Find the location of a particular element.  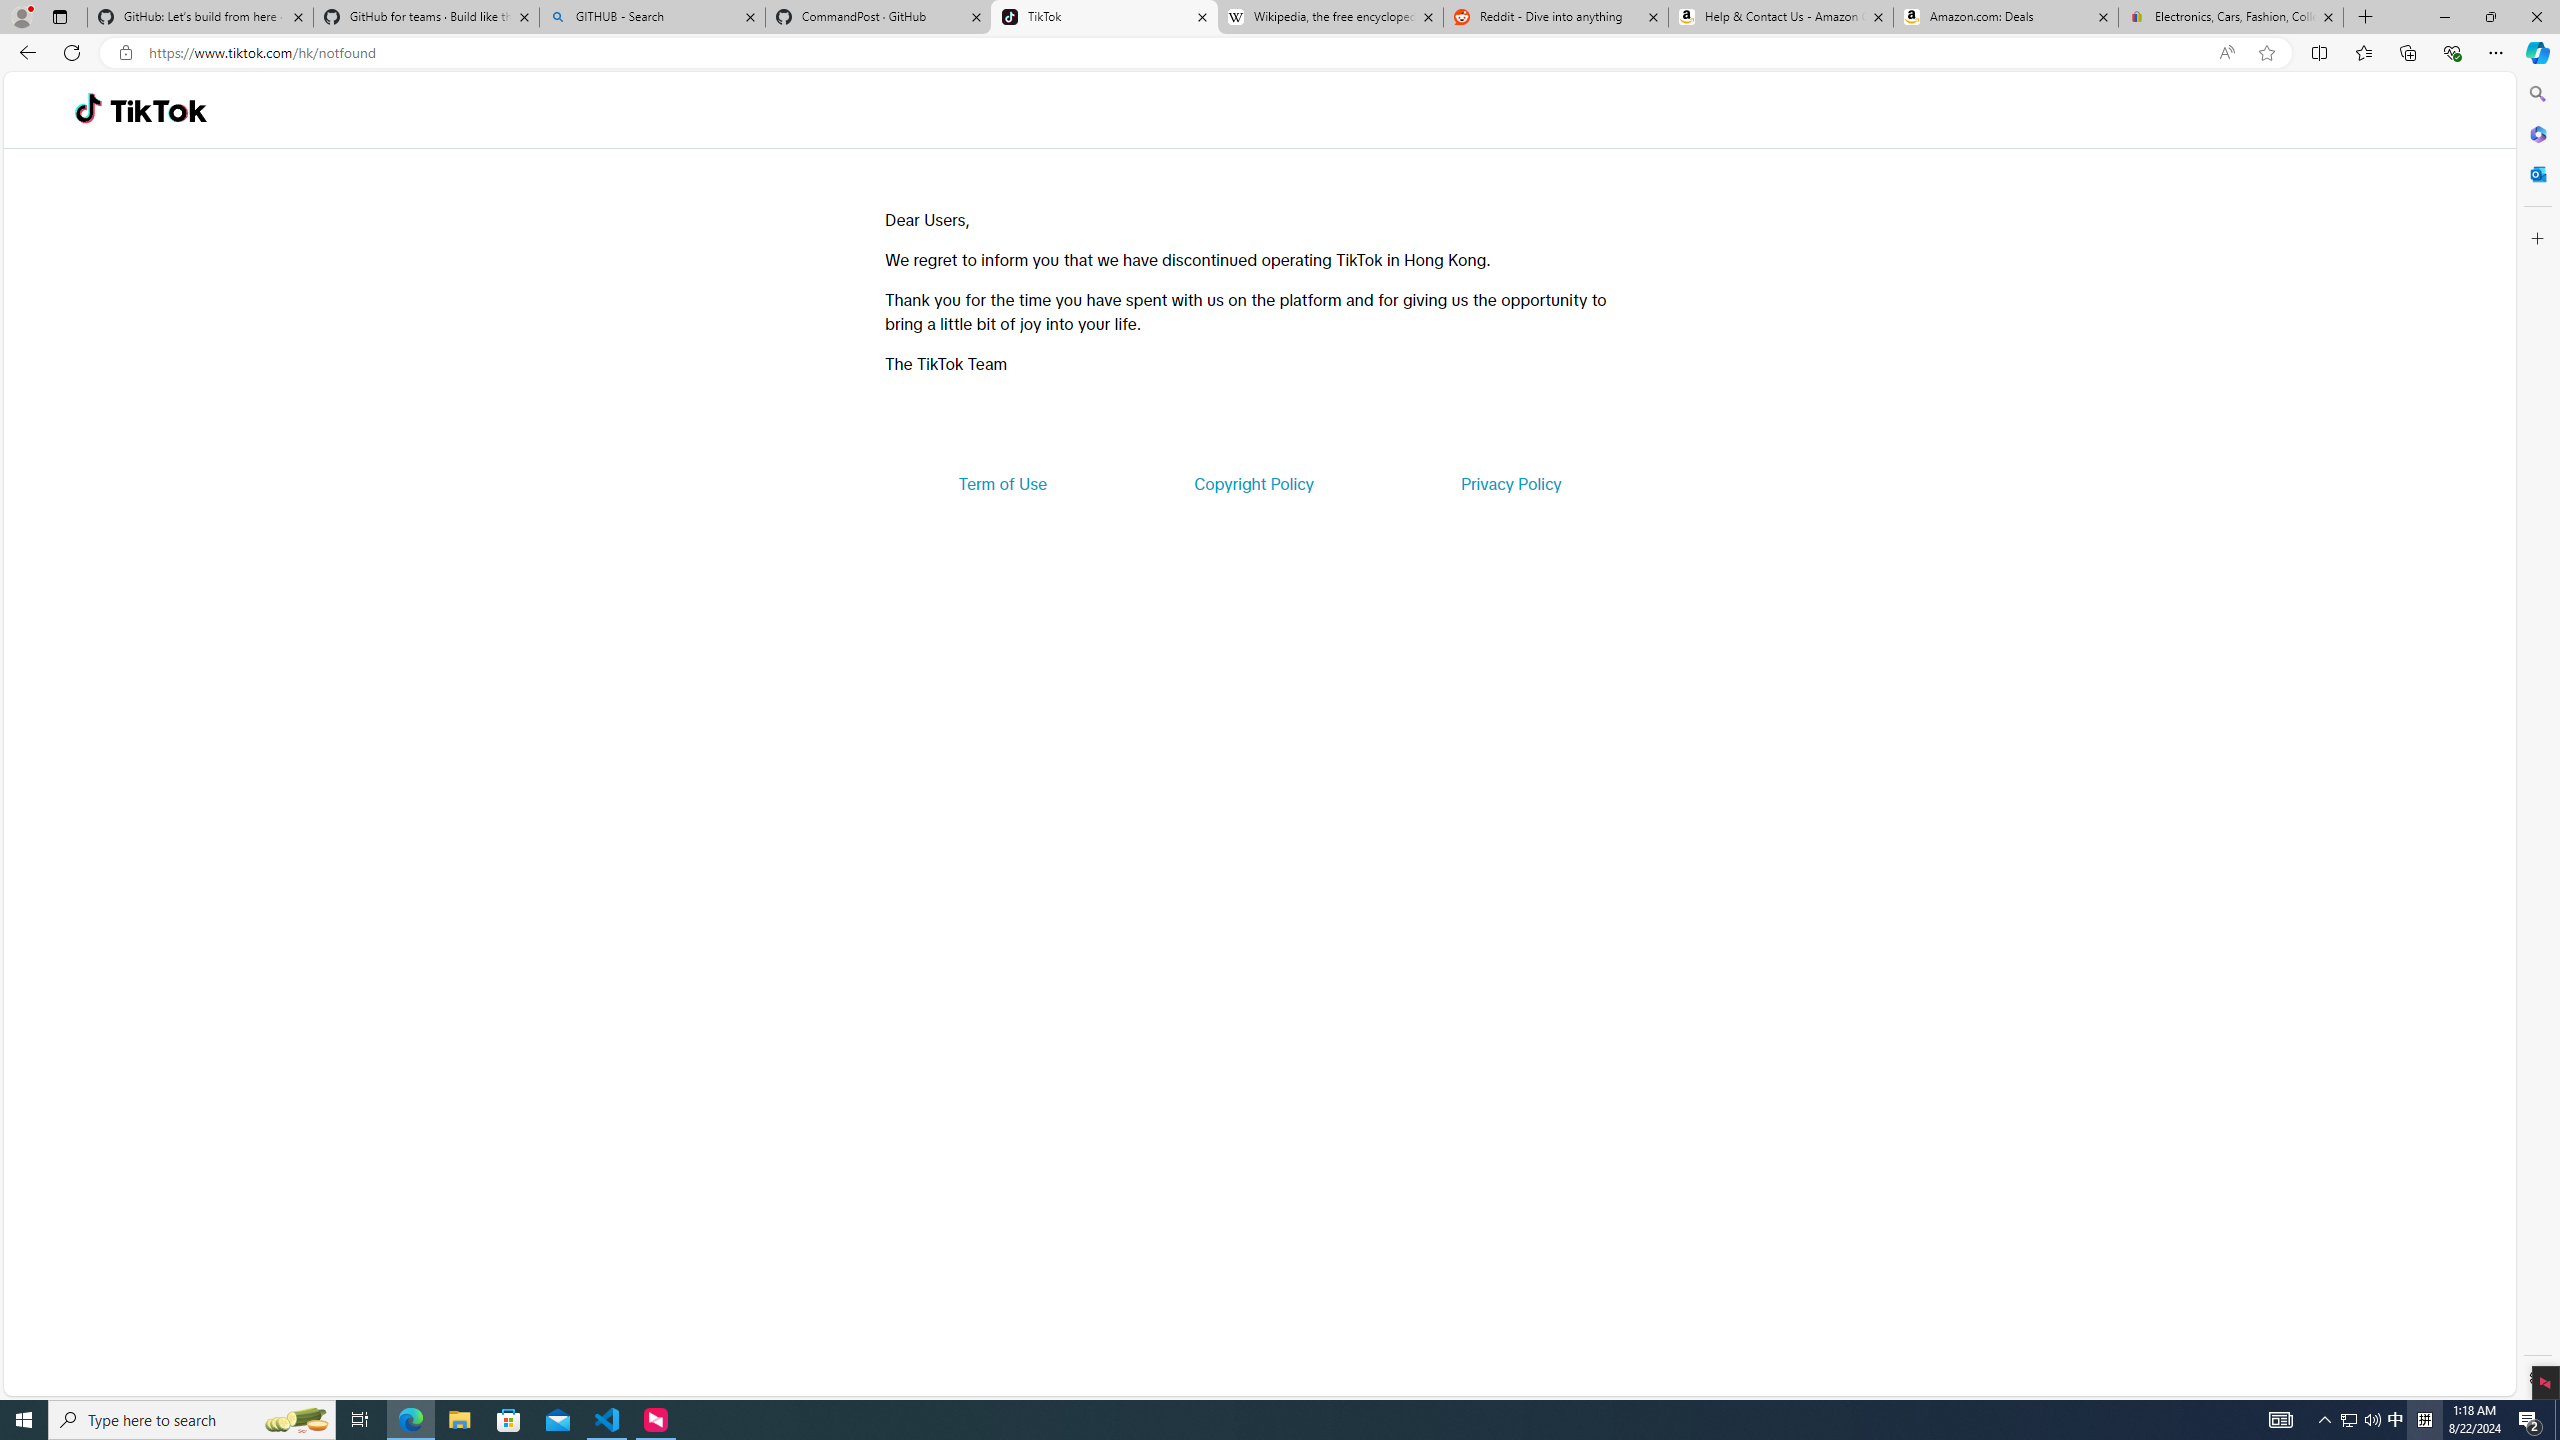

'Address and search bar' is located at coordinates (1178, 53).